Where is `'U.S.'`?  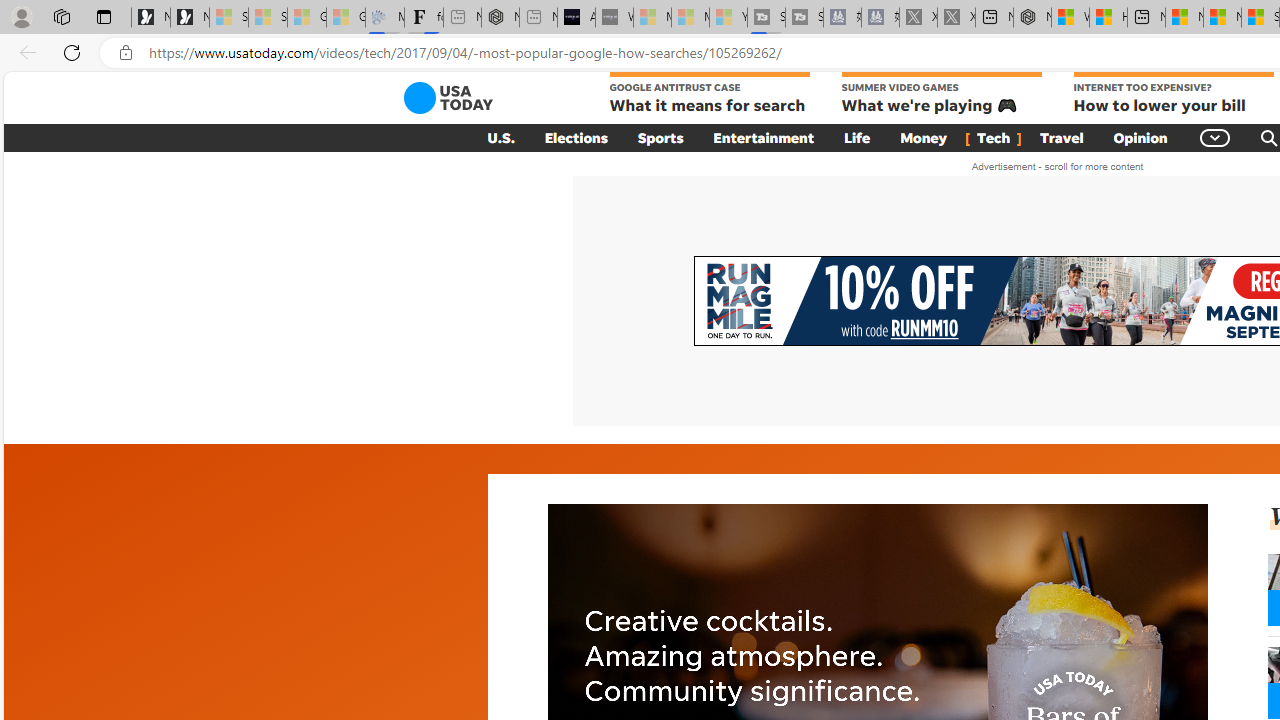 'U.S.' is located at coordinates (501, 136).